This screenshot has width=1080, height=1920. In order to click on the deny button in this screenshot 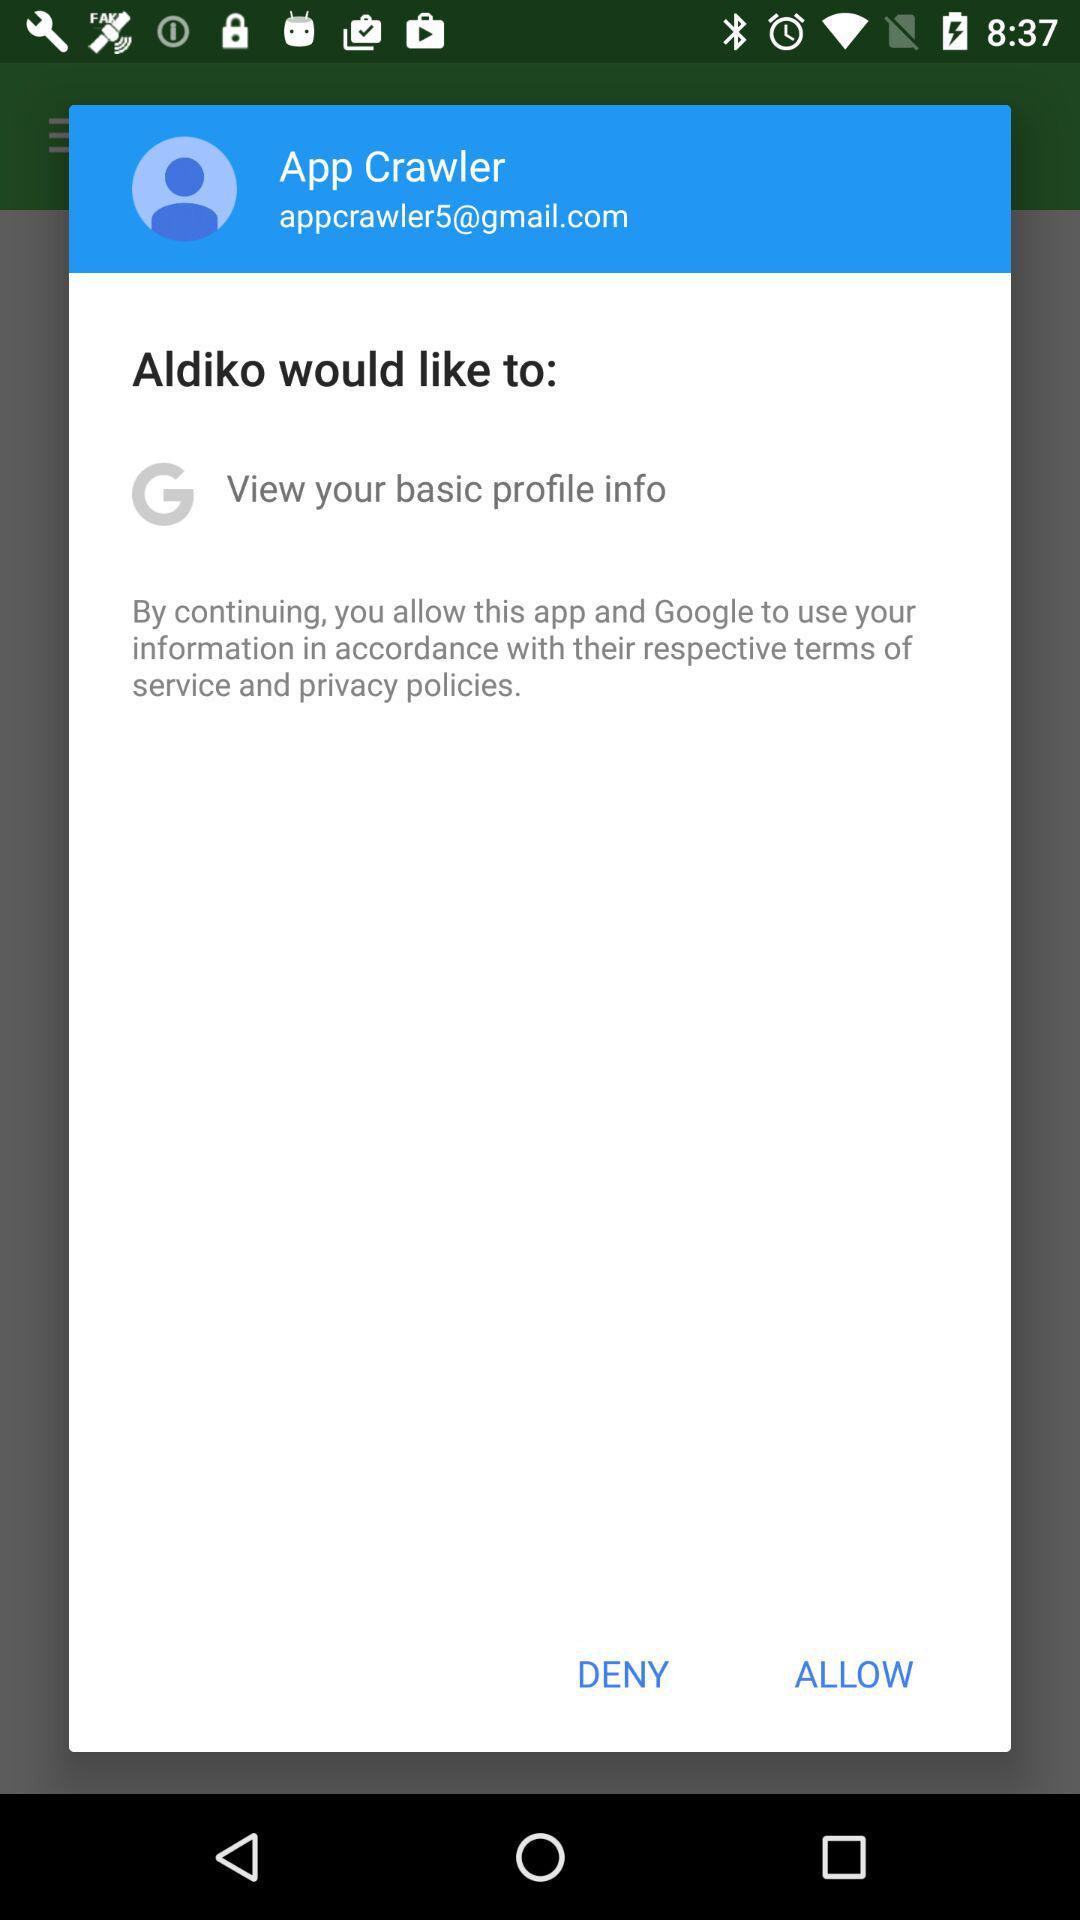, I will do `click(621, 1673)`.